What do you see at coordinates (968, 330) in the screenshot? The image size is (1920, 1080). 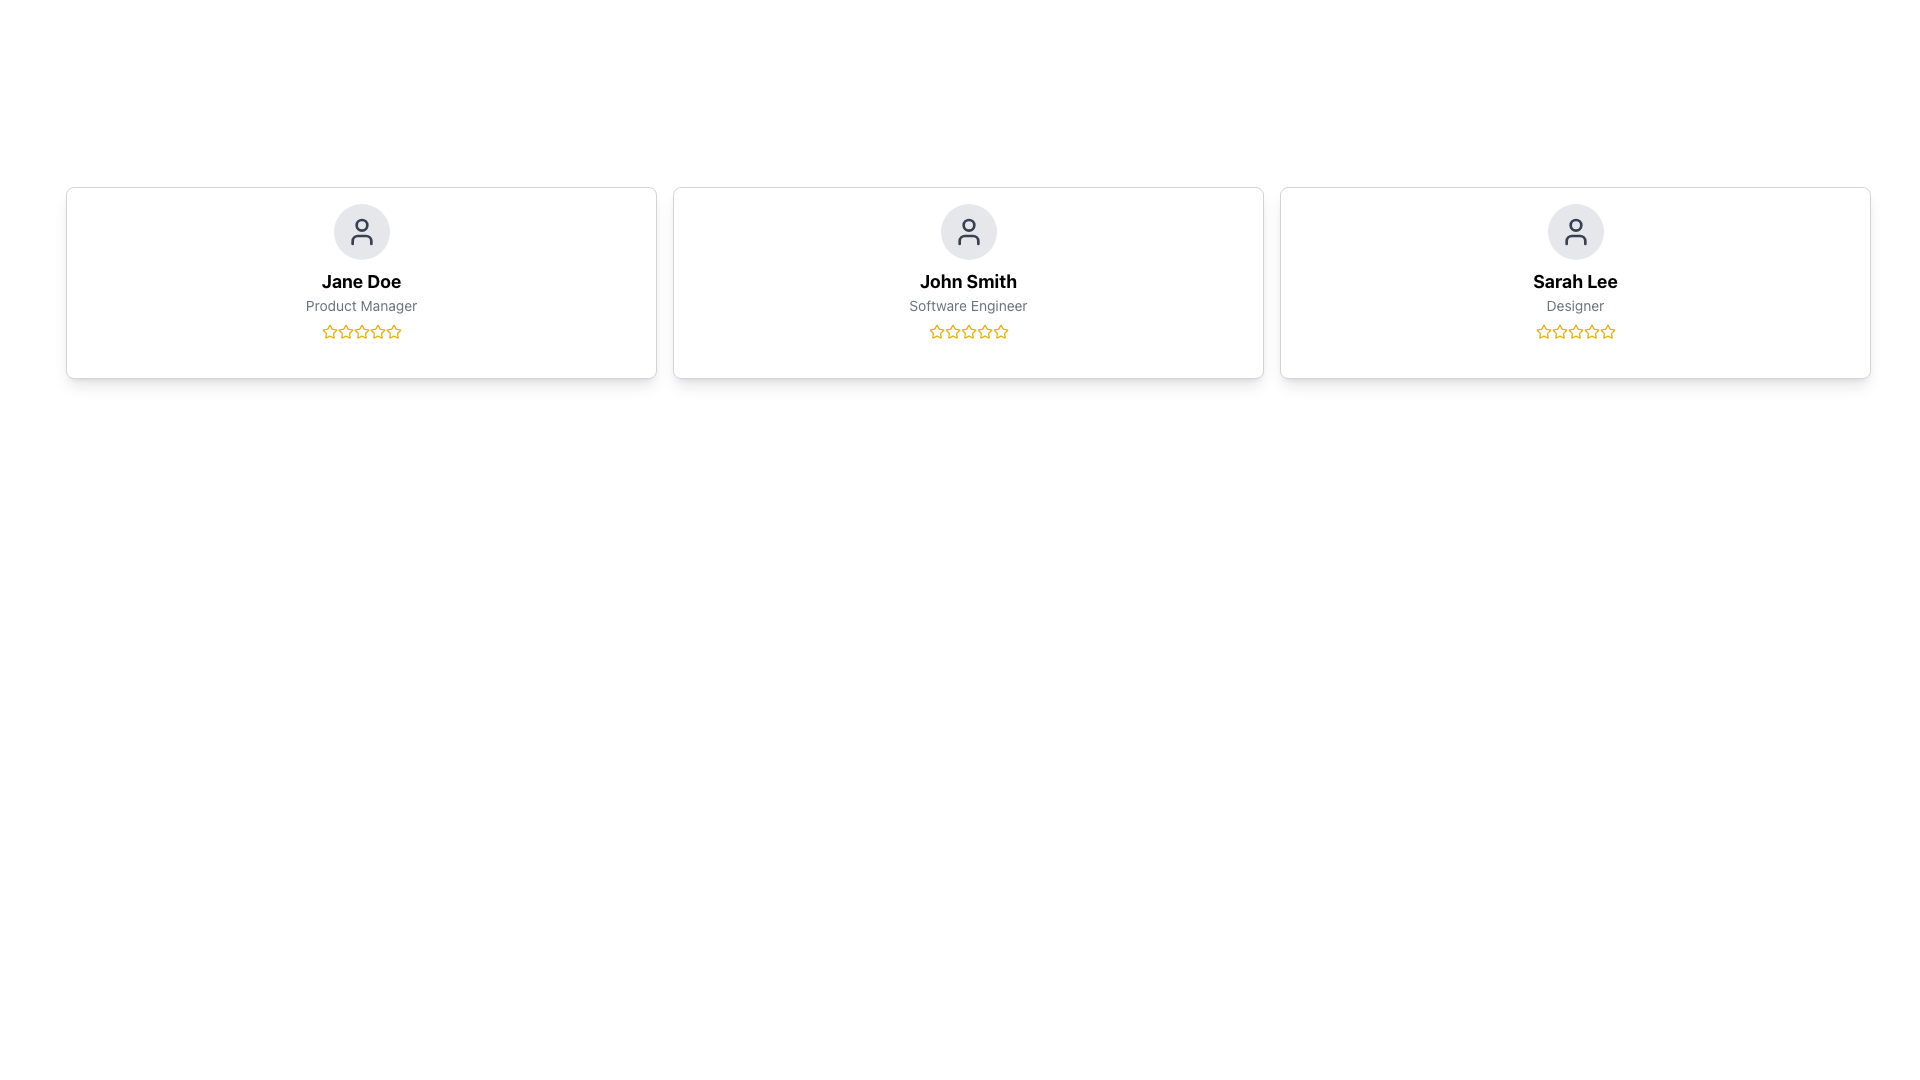 I see `the fourth star in the rating mechanism below the job title 'Software Engineer' for the profile of 'John Smith' to provide a rating` at bounding box center [968, 330].